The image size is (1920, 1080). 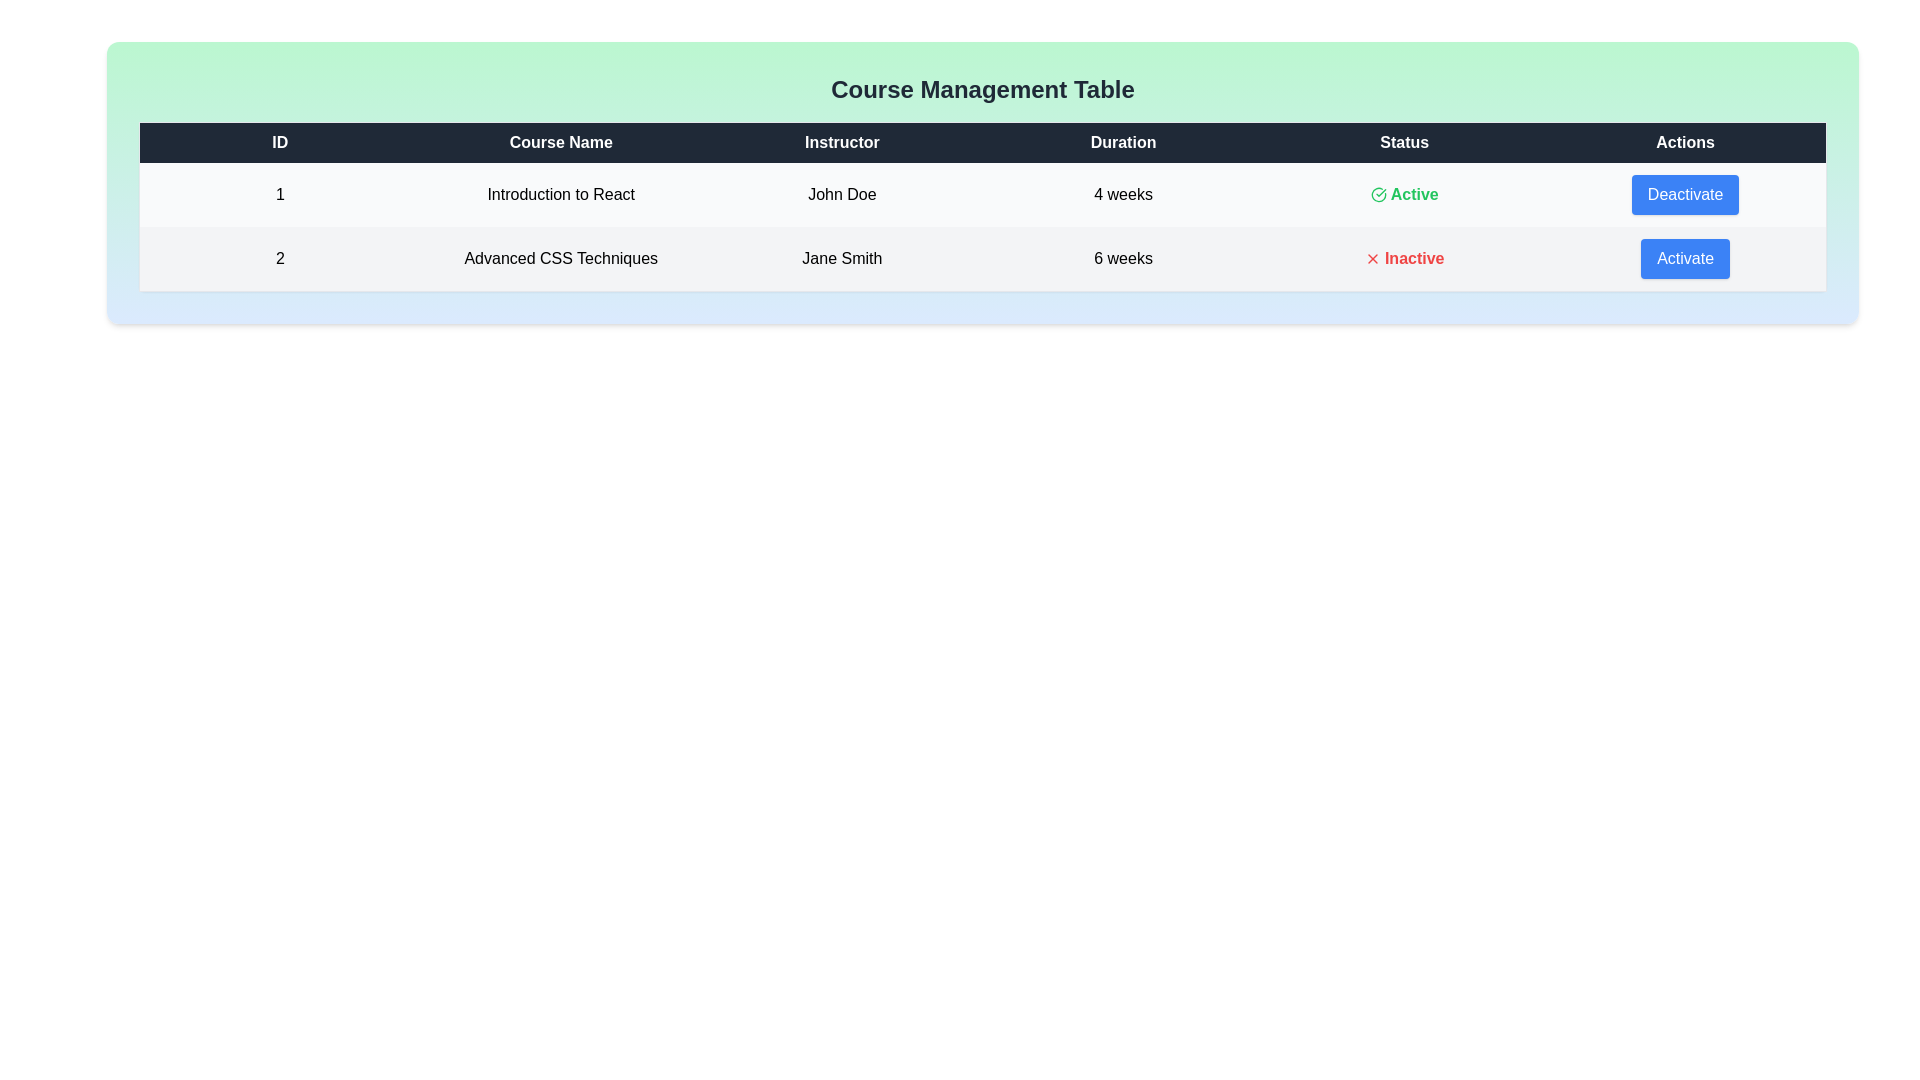 I want to click on the text label displaying the numeral '2' to focus on the corresponding row in the table, so click(x=279, y=258).